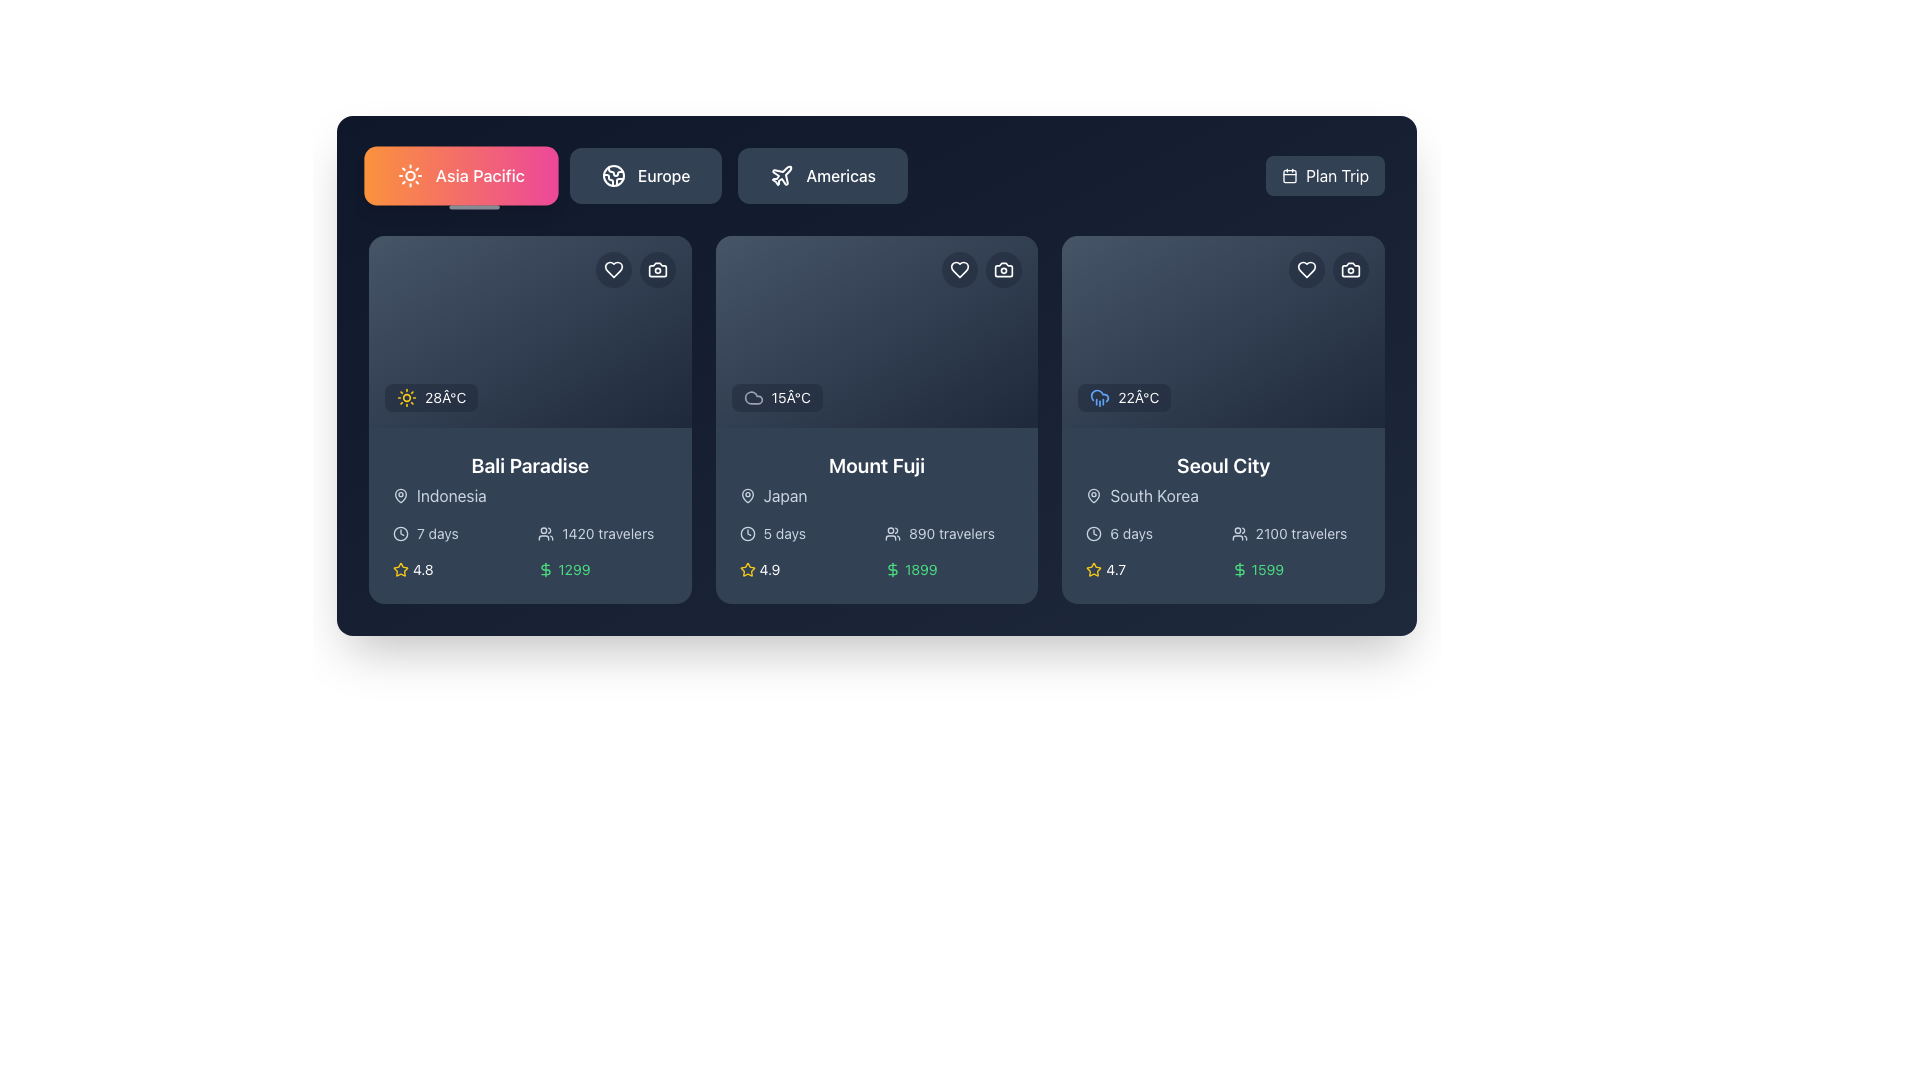  Describe the element at coordinates (768, 570) in the screenshot. I see `the text label displaying '4.9' located at the bottom left corner of the second card from the left, adjacent to the yellow star icon, to establish contextual association with neighboring elements` at that location.